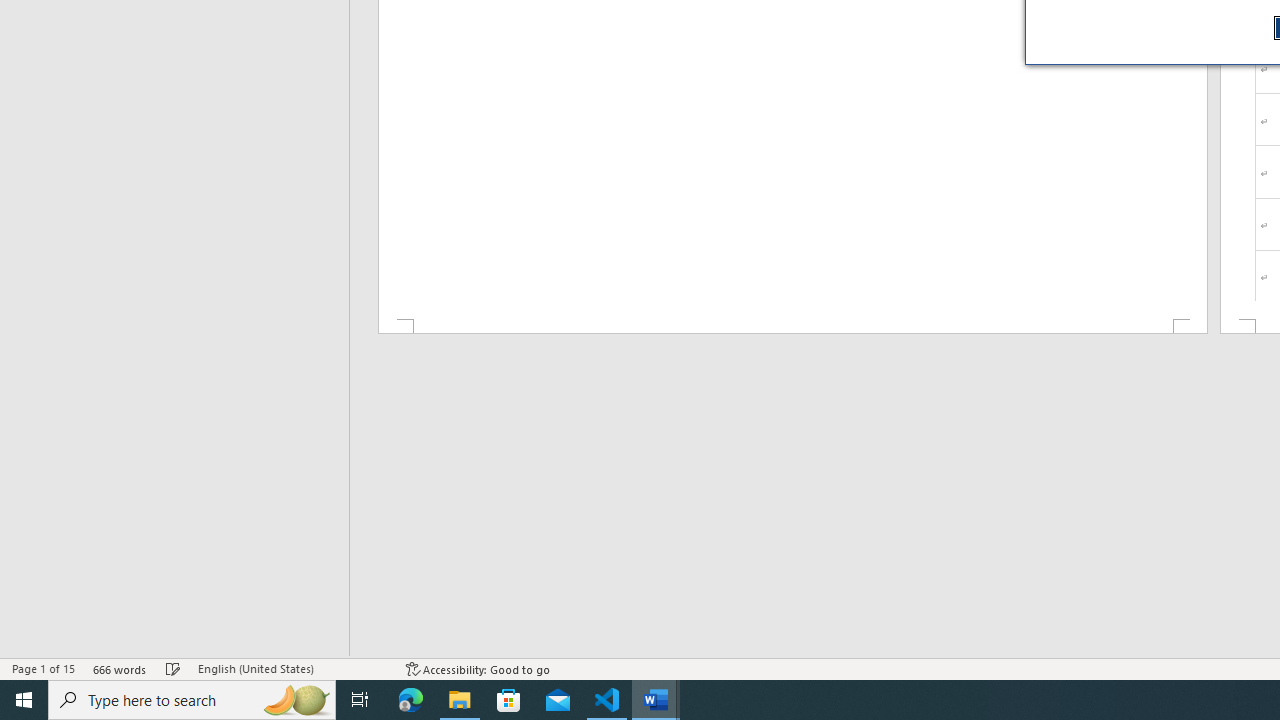 The image size is (1280, 720). What do you see at coordinates (509, 698) in the screenshot?
I see `'Microsoft Store'` at bounding box center [509, 698].